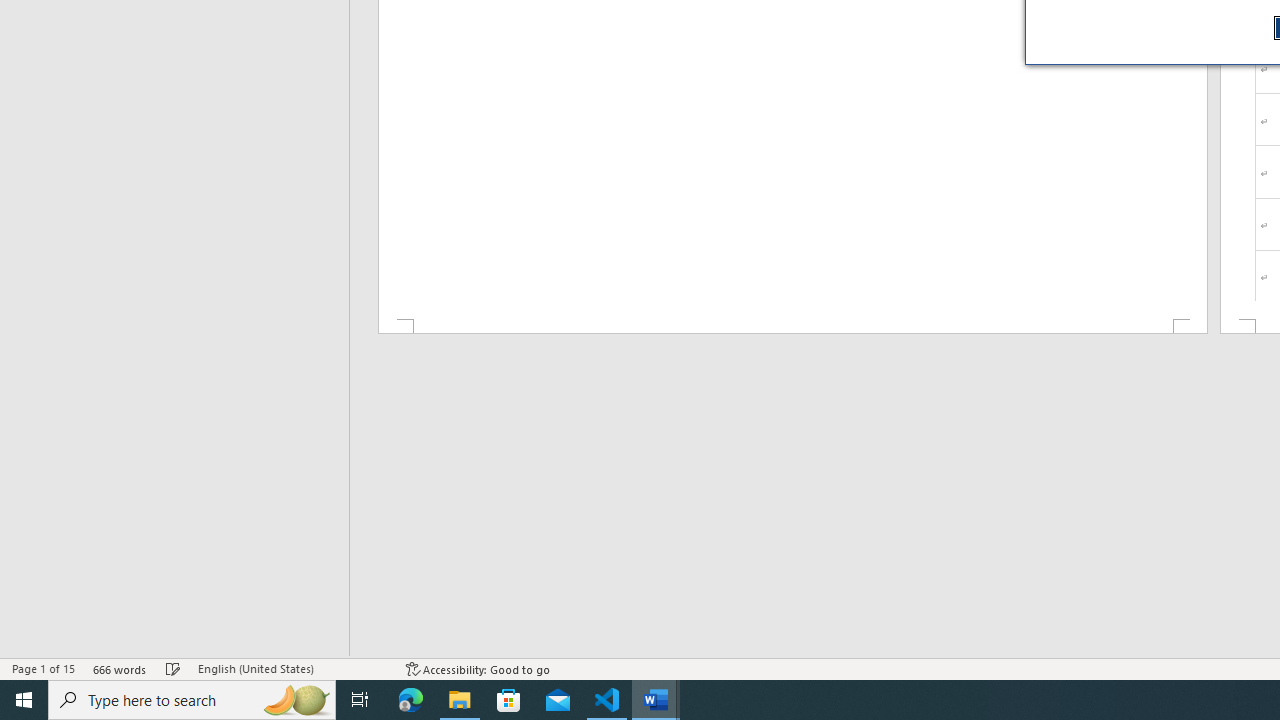 The image size is (1280, 720). What do you see at coordinates (509, 698) in the screenshot?
I see `'Microsoft Store'` at bounding box center [509, 698].